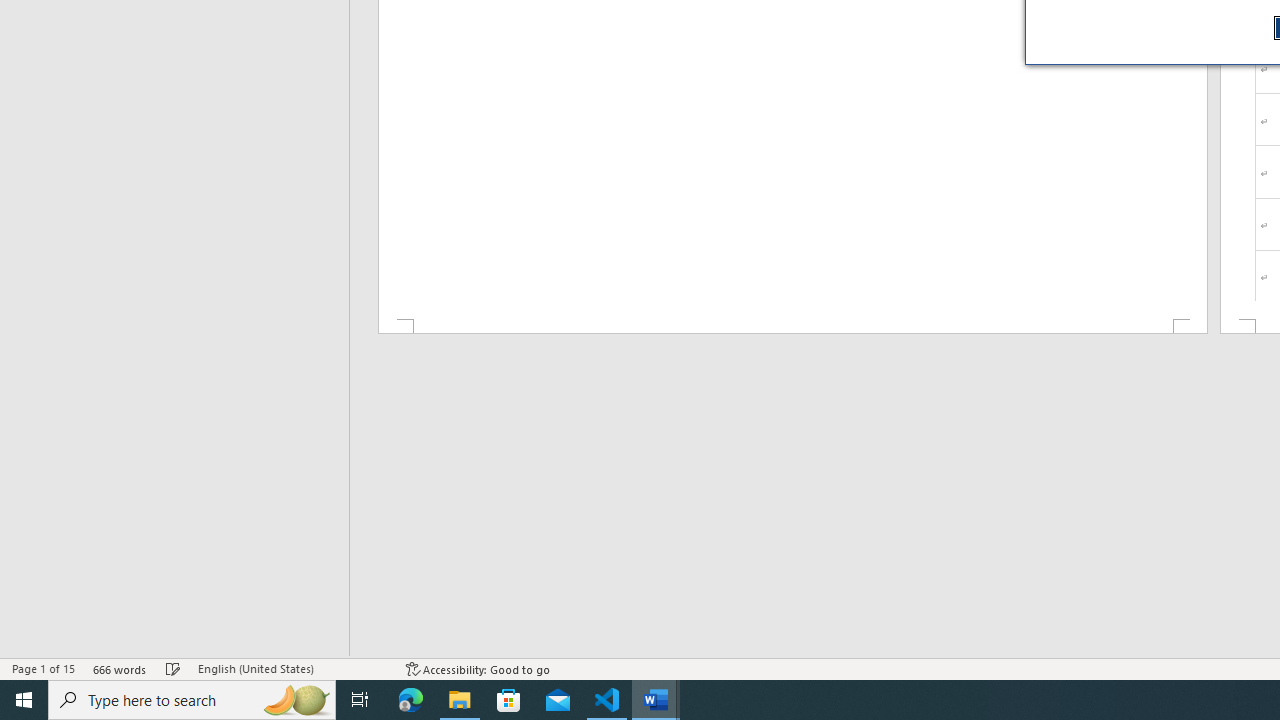 The image size is (1280, 720). What do you see at coordinates (509, 698) in the screenshot?
I see `'Microsoft Store'` at bounding box center [509, 698].